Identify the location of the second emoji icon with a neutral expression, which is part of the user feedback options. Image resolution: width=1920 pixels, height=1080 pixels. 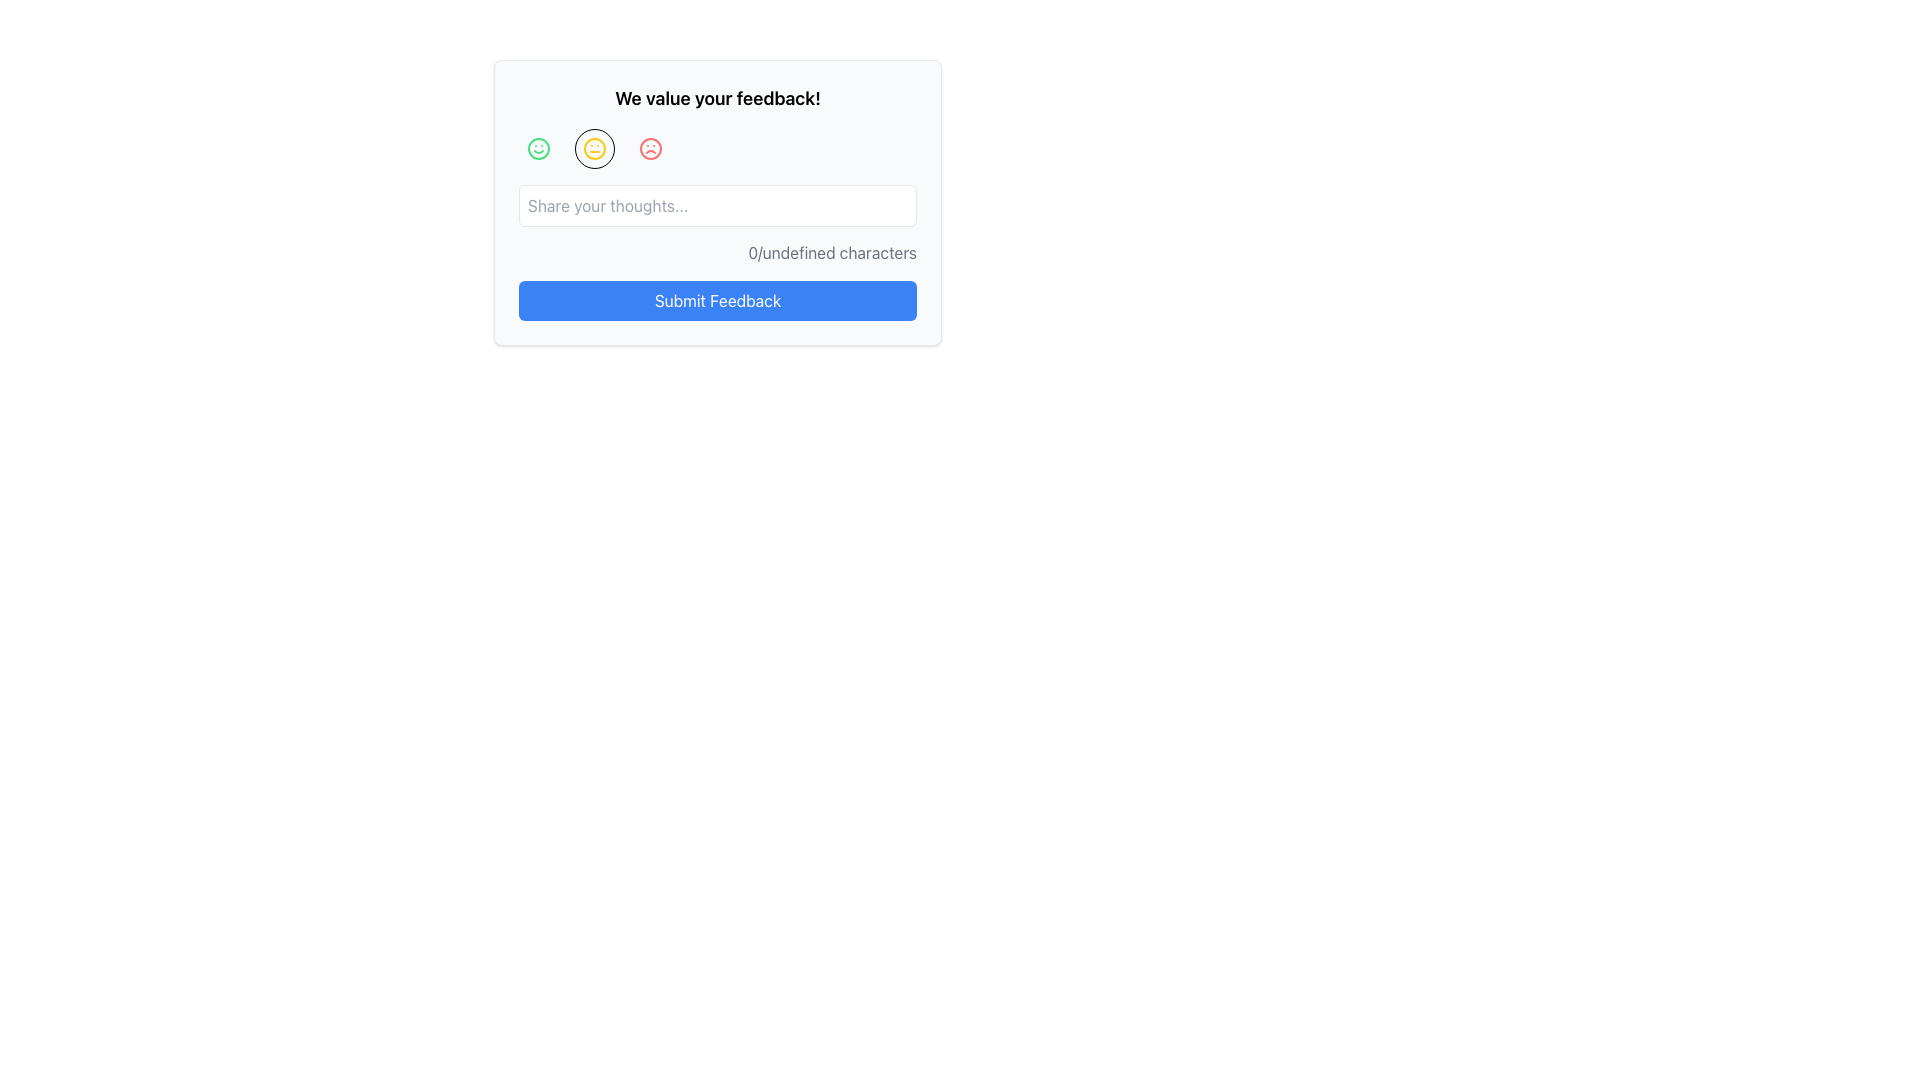
(594, 148).